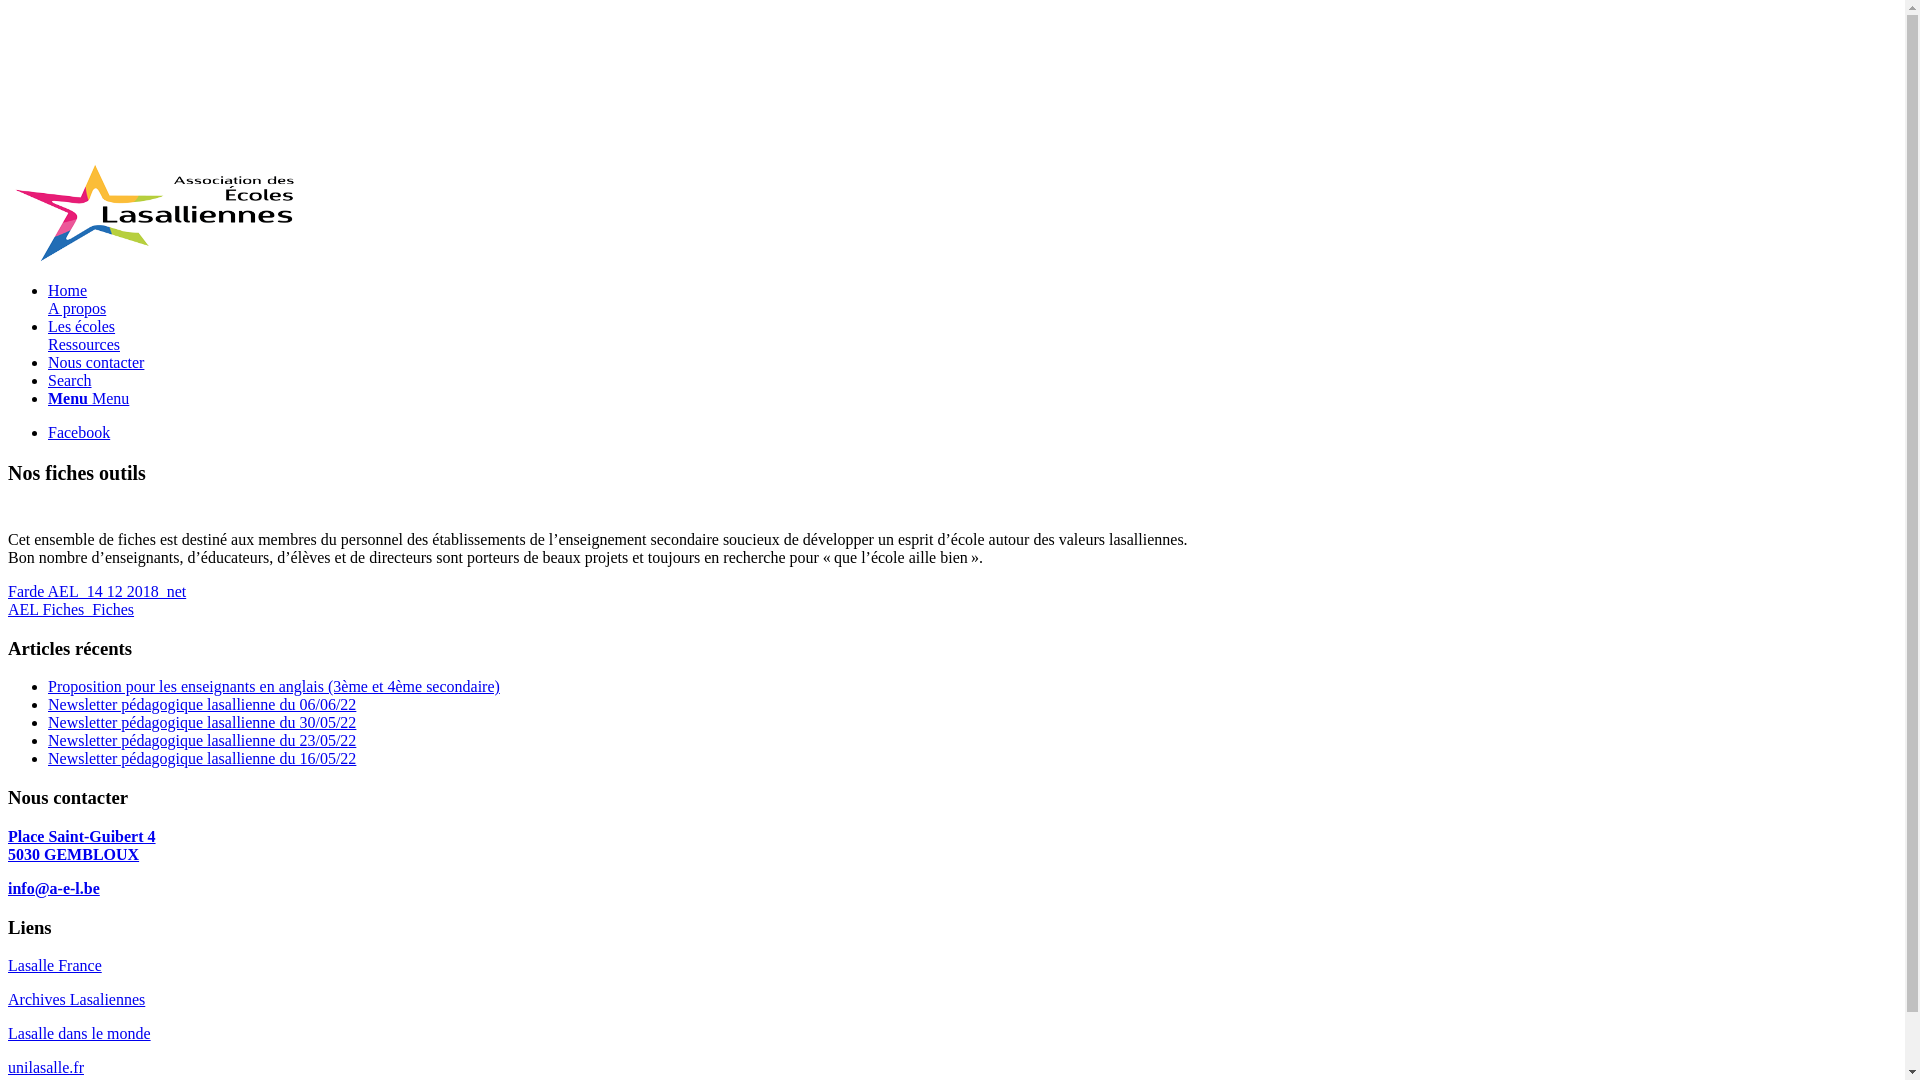  What do you see at coordinates (80, 845) in the screenshot?
I see `'Place Saint-Guibert 4` at bounding box center [80, 845].